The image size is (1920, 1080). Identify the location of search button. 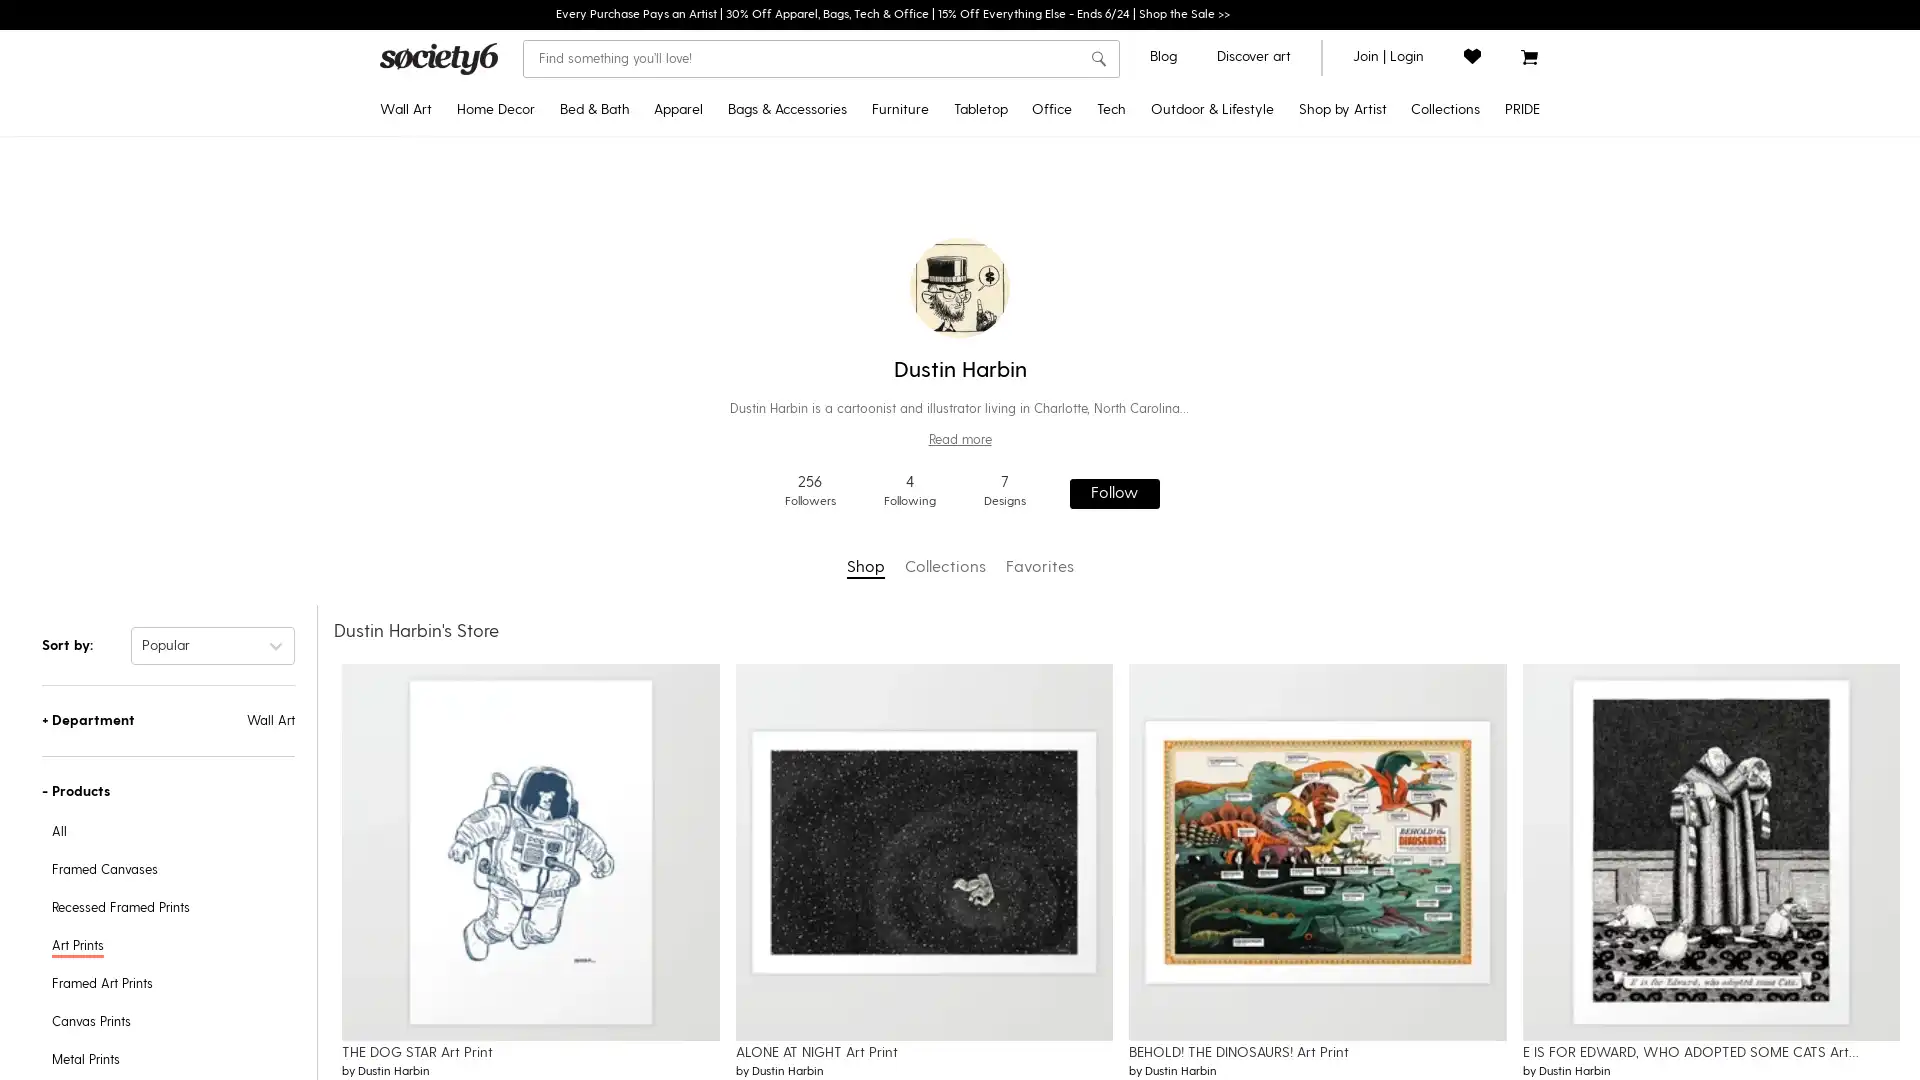
(1097, 59).